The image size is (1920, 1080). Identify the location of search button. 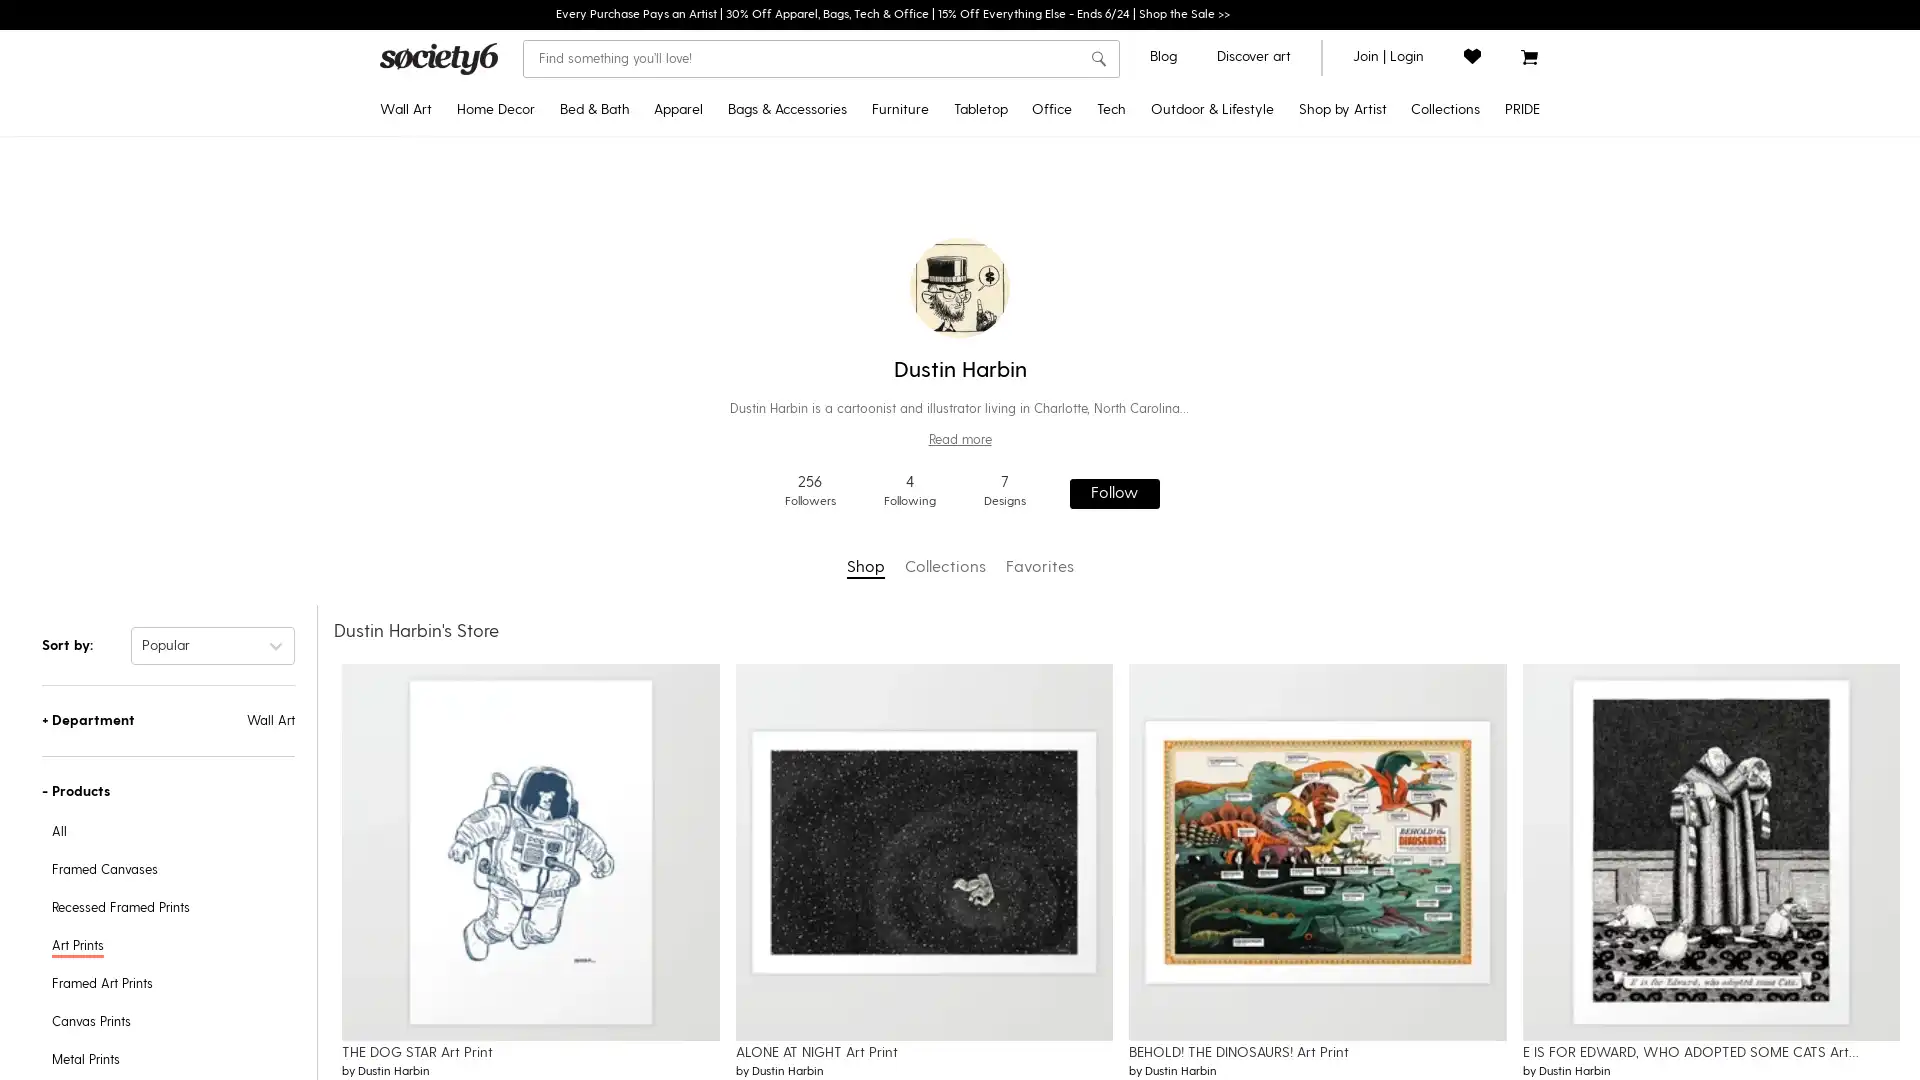
(1097, 59).